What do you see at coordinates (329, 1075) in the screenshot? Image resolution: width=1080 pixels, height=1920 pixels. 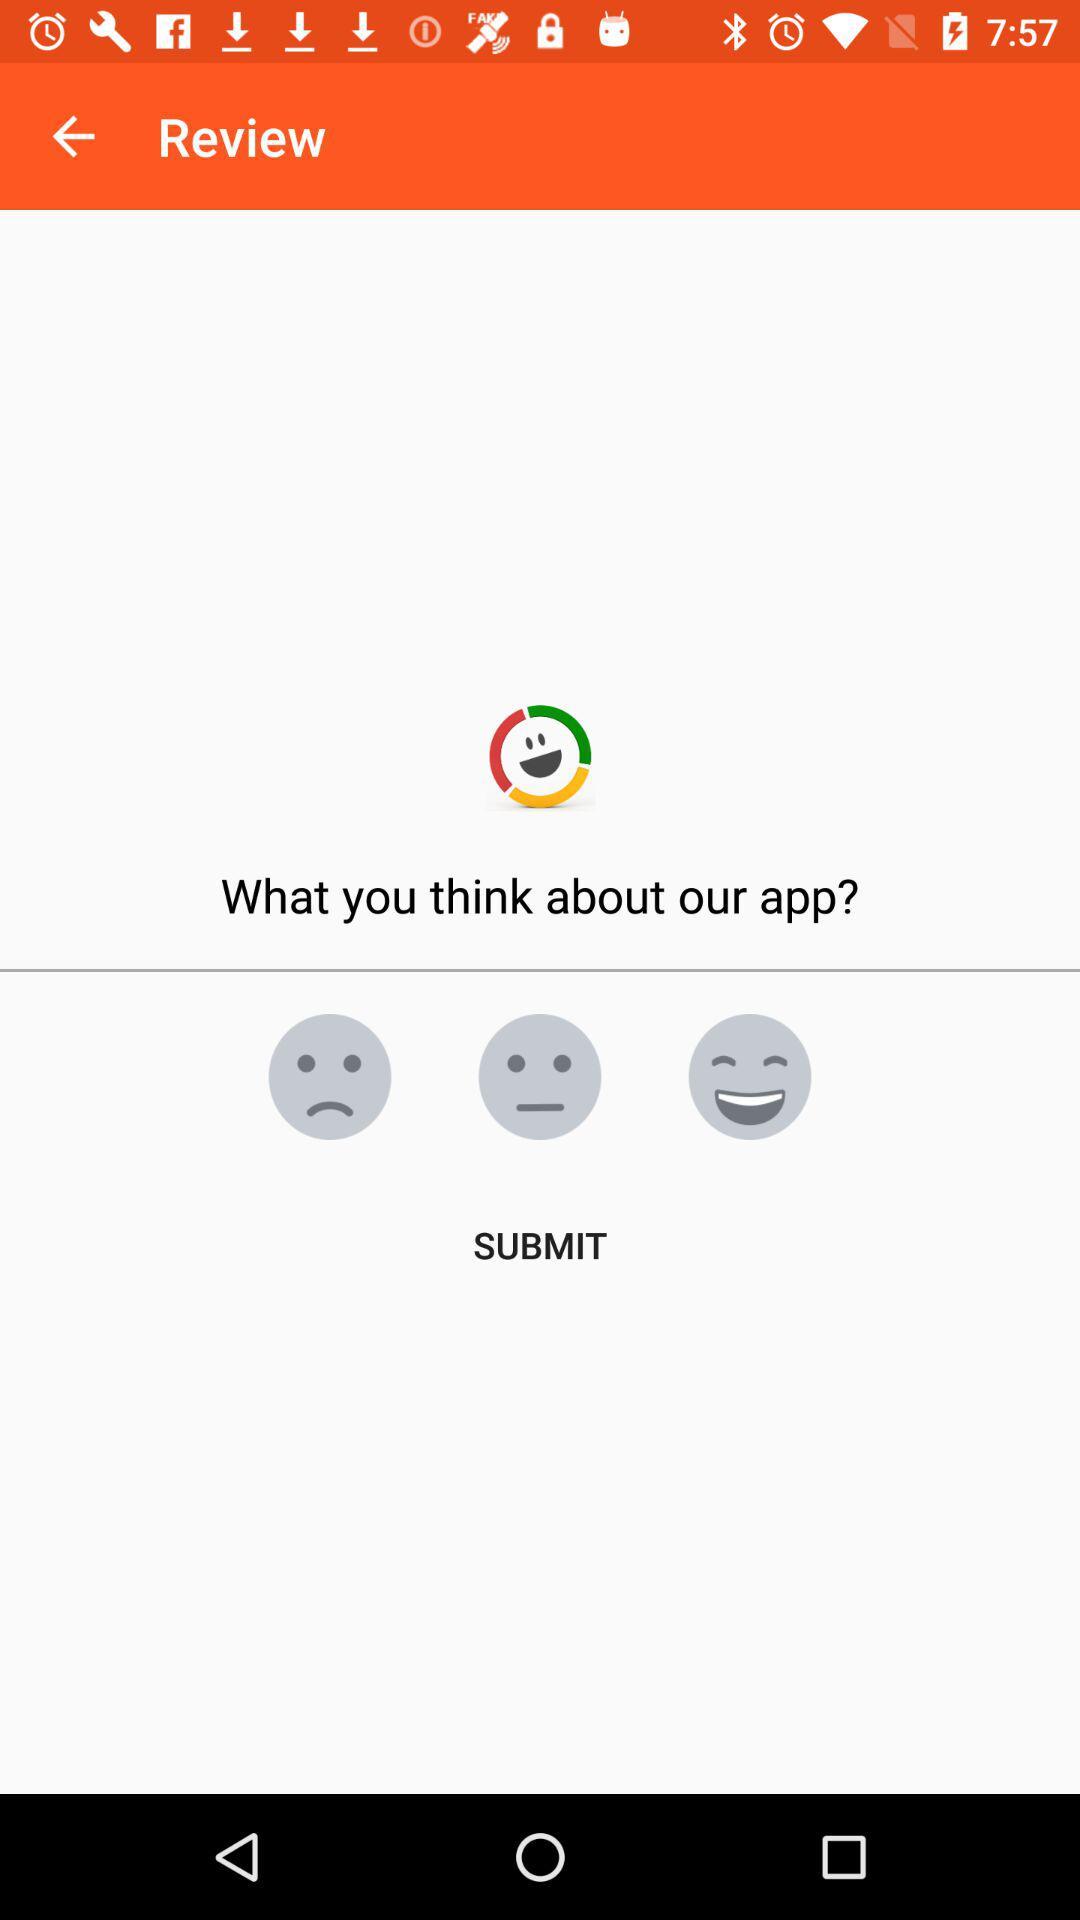 I see `give an opinion` at bounding box center [329, 1075].